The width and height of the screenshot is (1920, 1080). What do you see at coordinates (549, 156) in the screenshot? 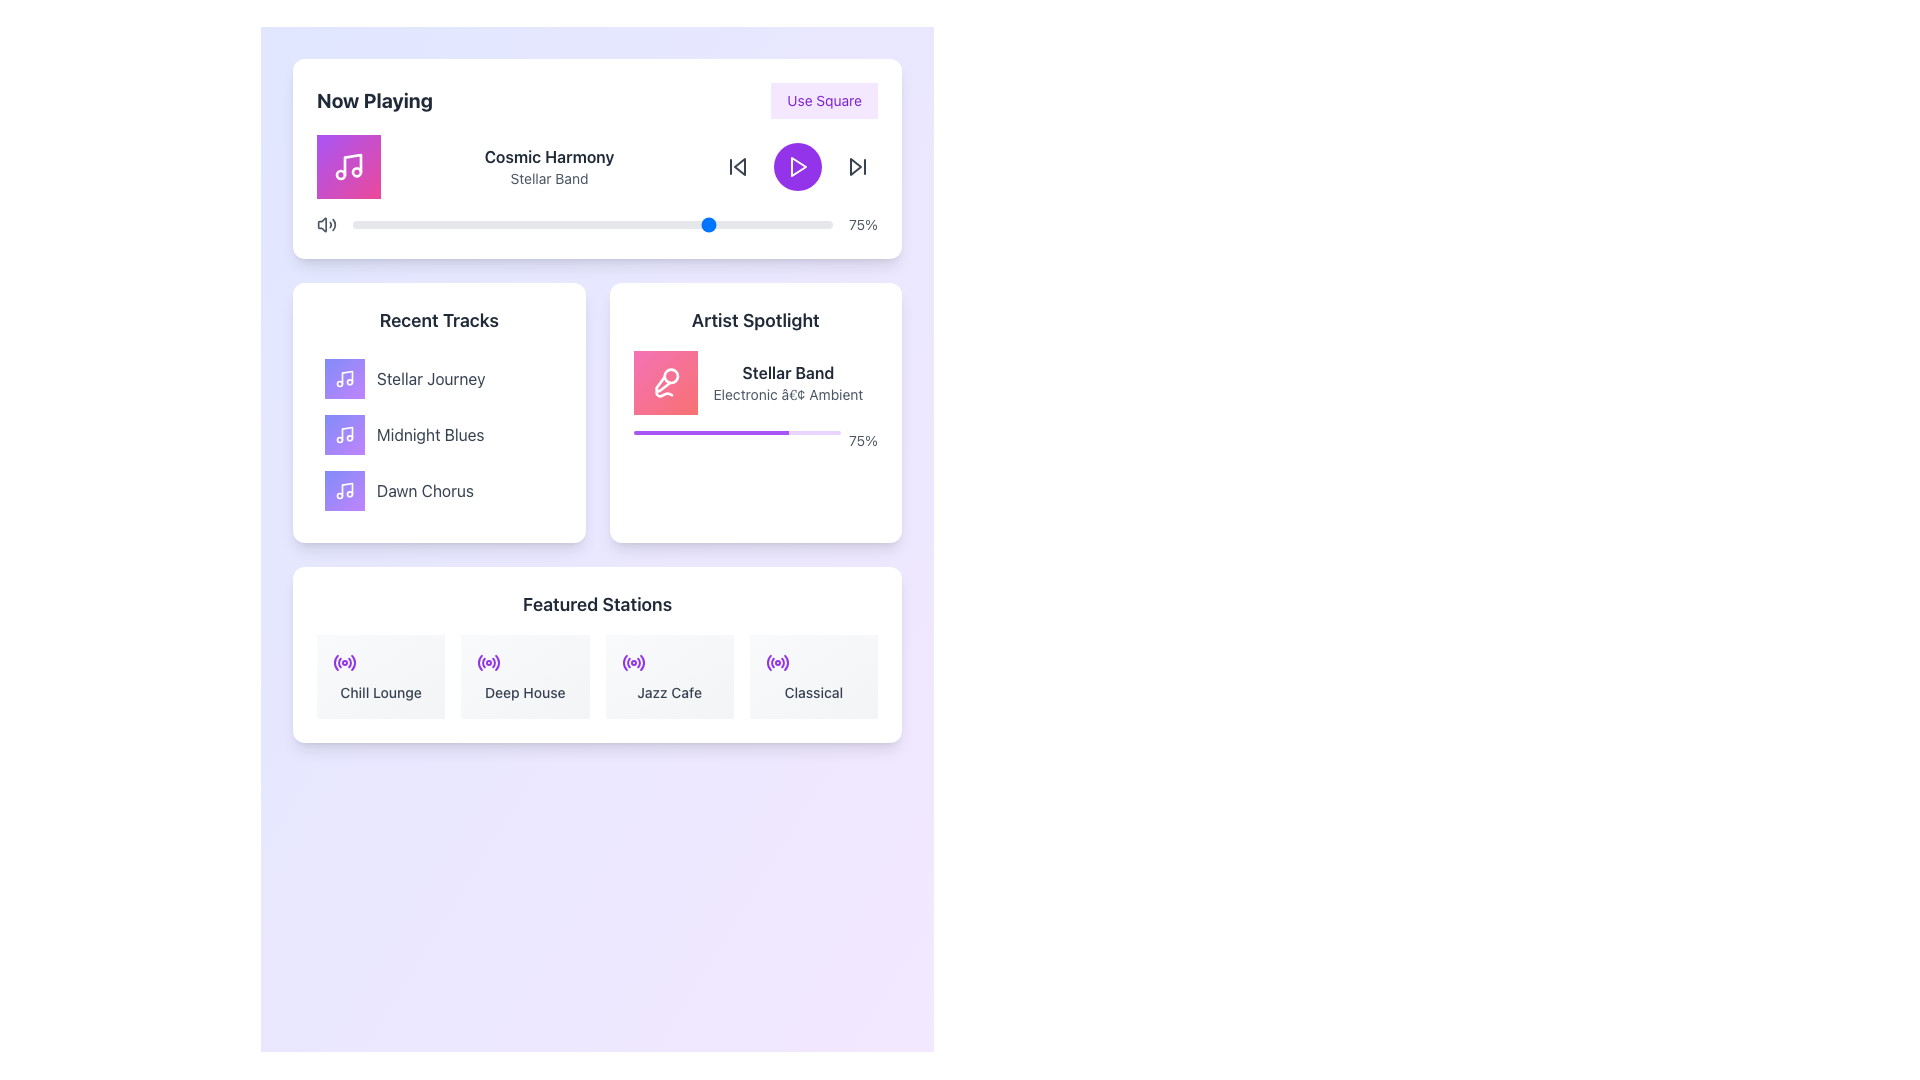
I see `the text label displaying 'Cosmic Harmony' in bold dark gray font, located at the top center of the 'Now Playing' section, above the subtext 'Stellar Band'` at bounding box center [549, 156].